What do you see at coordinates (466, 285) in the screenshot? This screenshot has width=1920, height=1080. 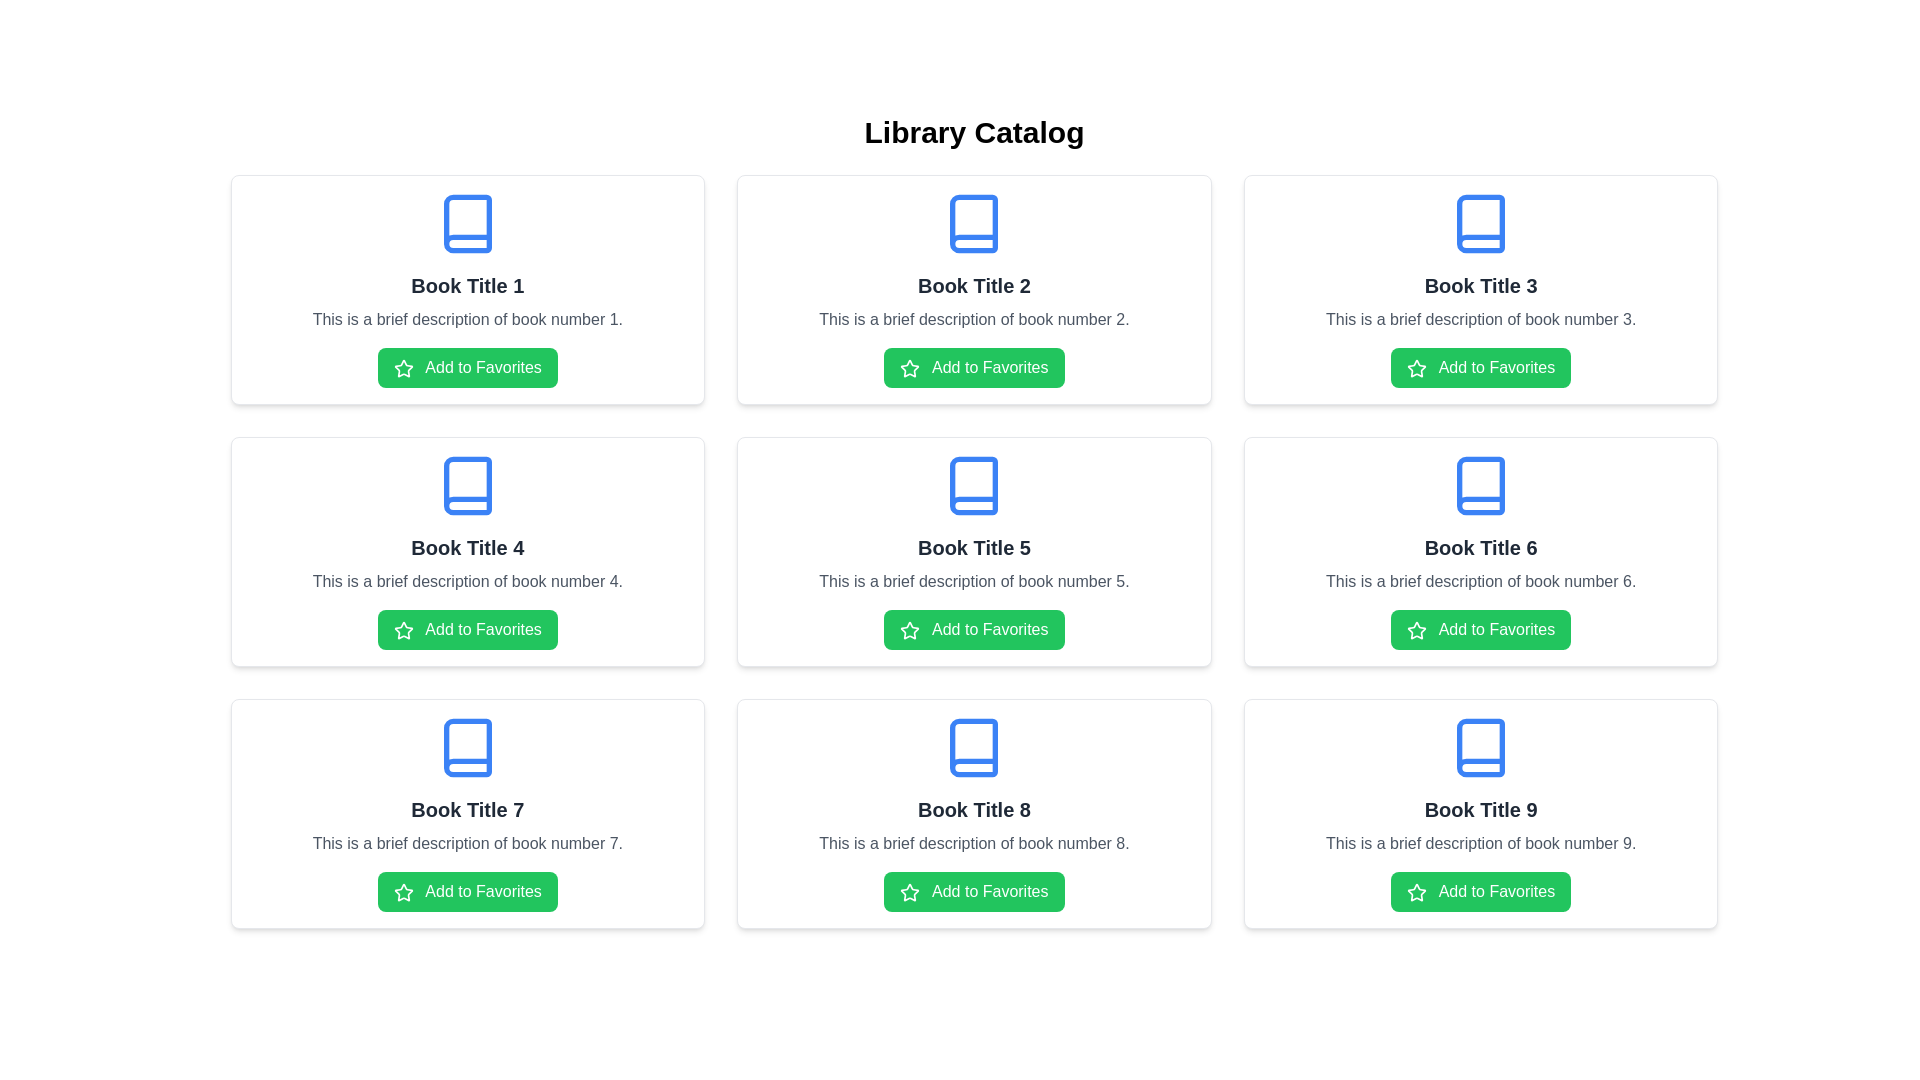 I see `title of the book displayed in the top row, first column of the book listing grid, which is located beneath the blue icon and above the description text` at bounding box center [466, 285].